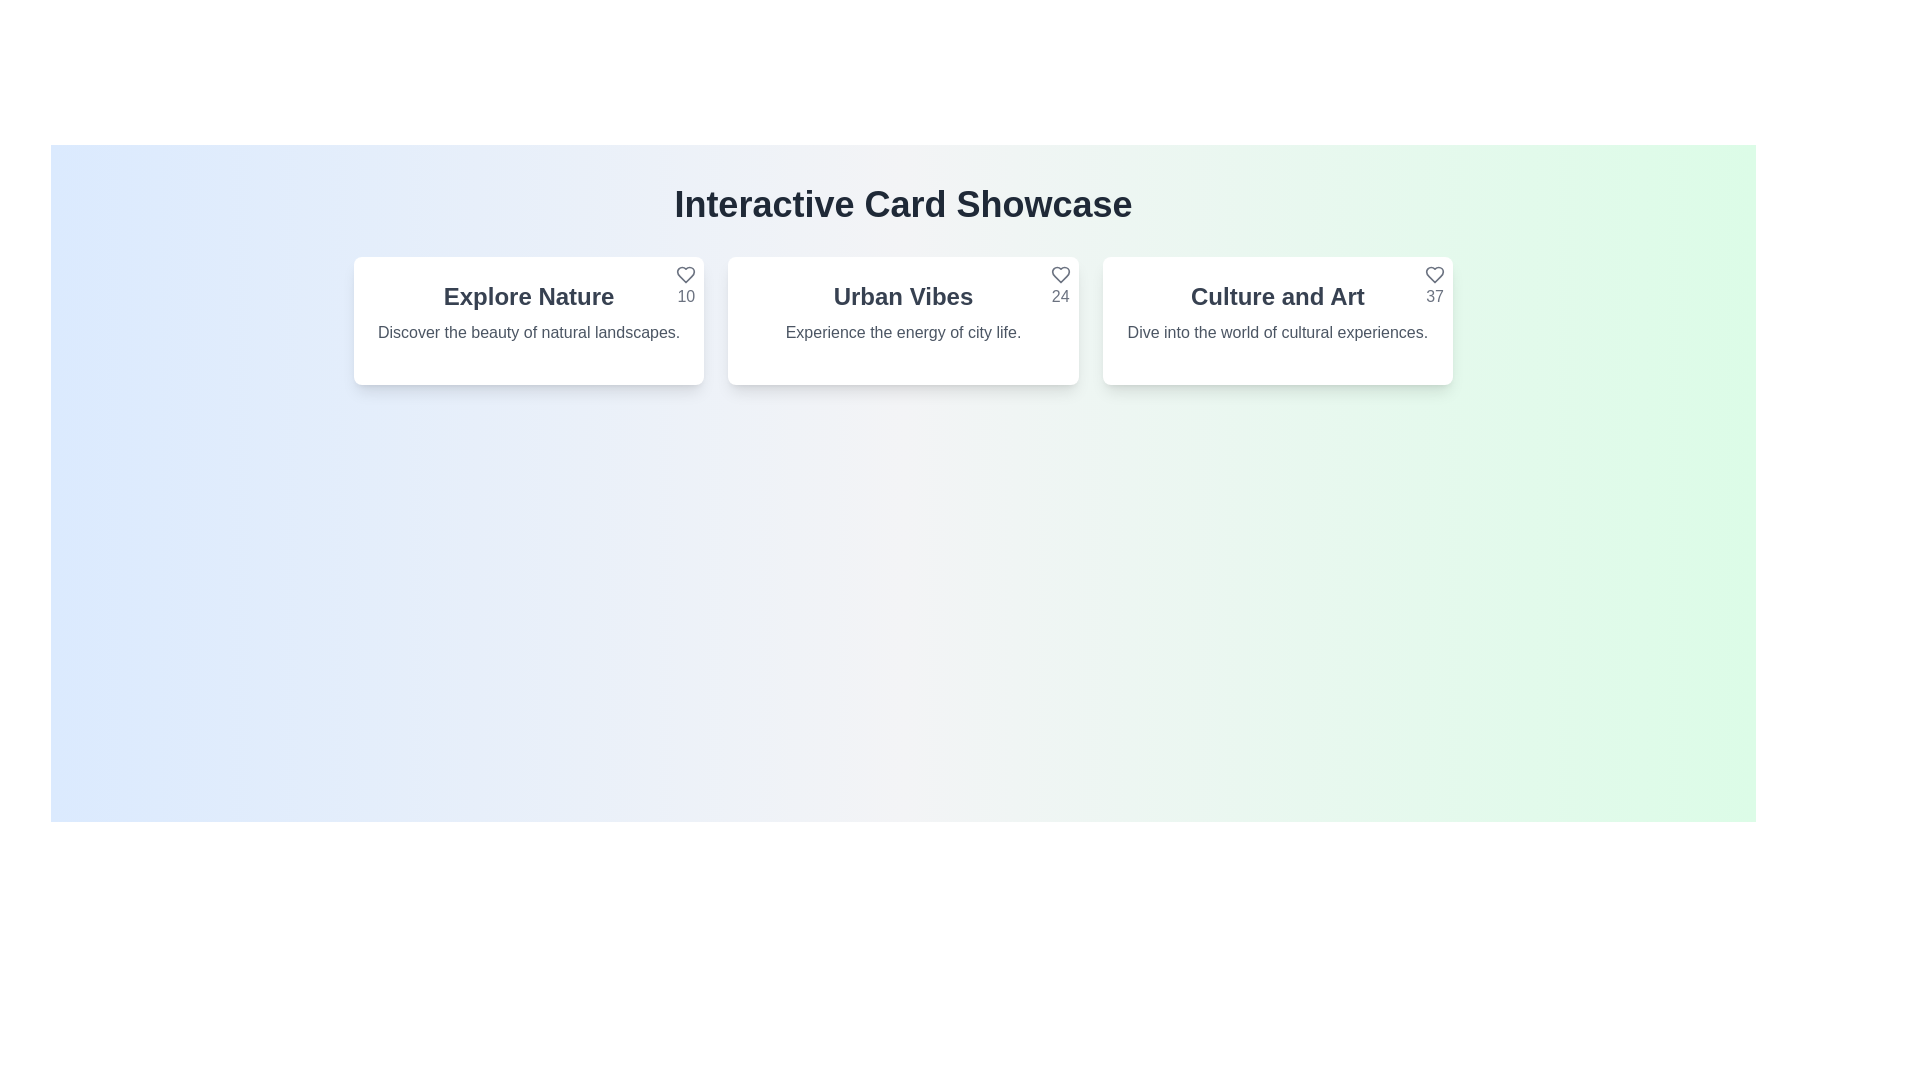  I want to click on the card titled 'Culture and Art', characterized by its white background, rounded corners, and a heart icon with the number '37' in the top-right corner, so click(1276, 319).